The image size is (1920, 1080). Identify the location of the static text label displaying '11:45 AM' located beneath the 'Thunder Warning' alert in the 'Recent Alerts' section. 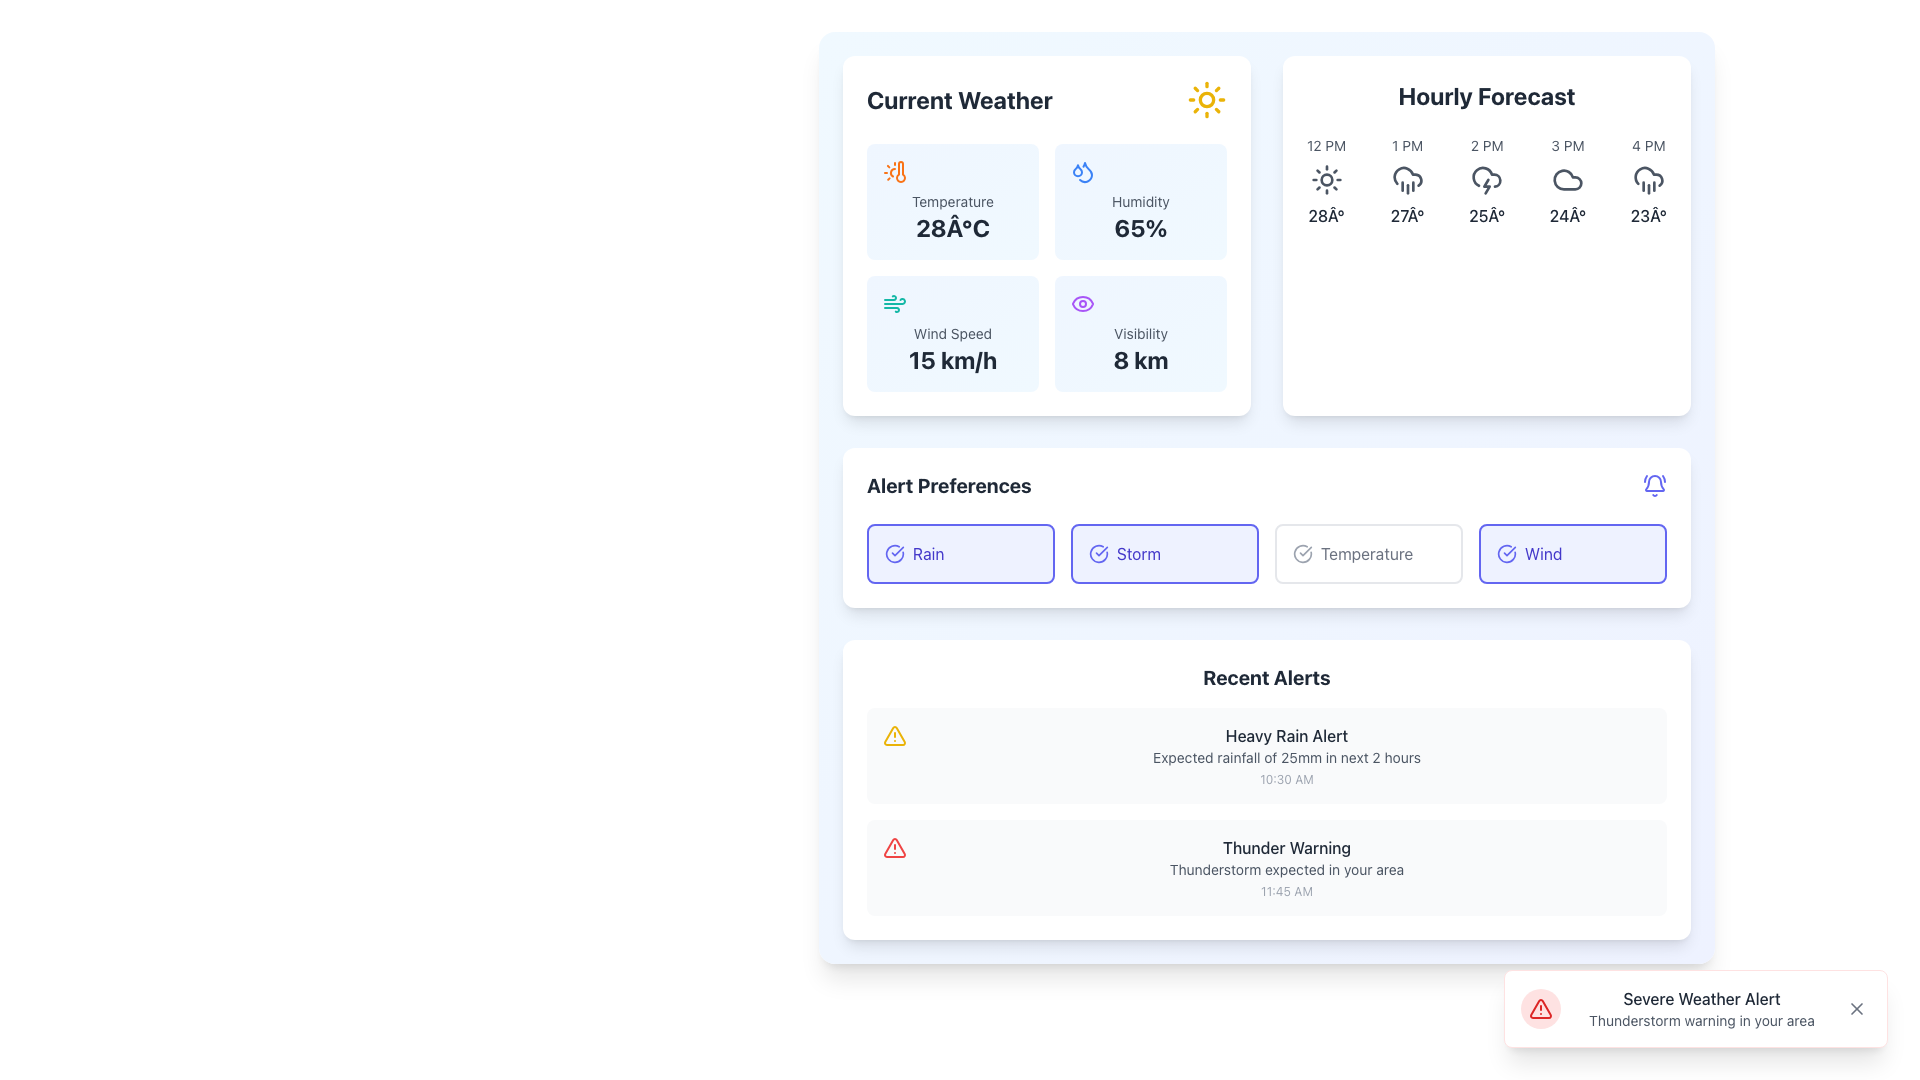
(1286, 890).